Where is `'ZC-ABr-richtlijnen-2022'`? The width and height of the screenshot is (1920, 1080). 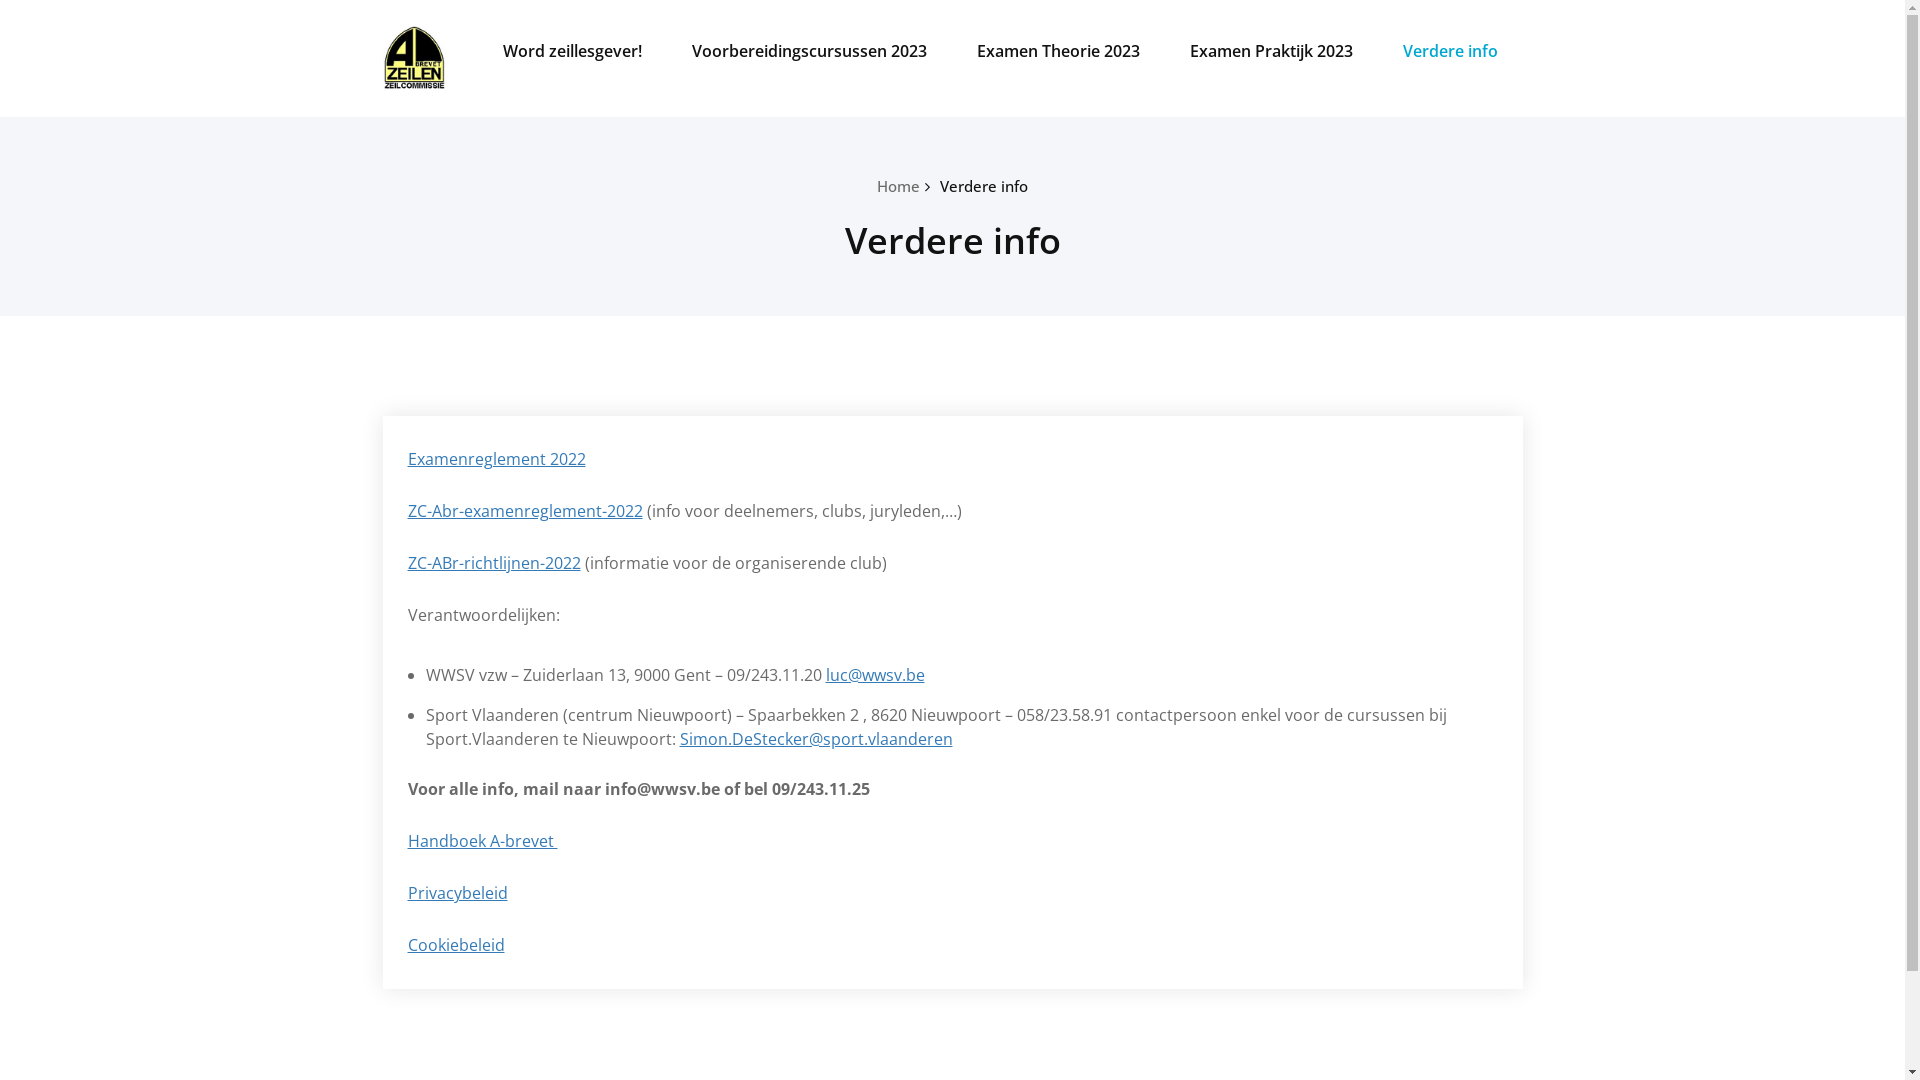 'ZC-ABr-richtlijnen-2022' is located at coordinates (494, 563).